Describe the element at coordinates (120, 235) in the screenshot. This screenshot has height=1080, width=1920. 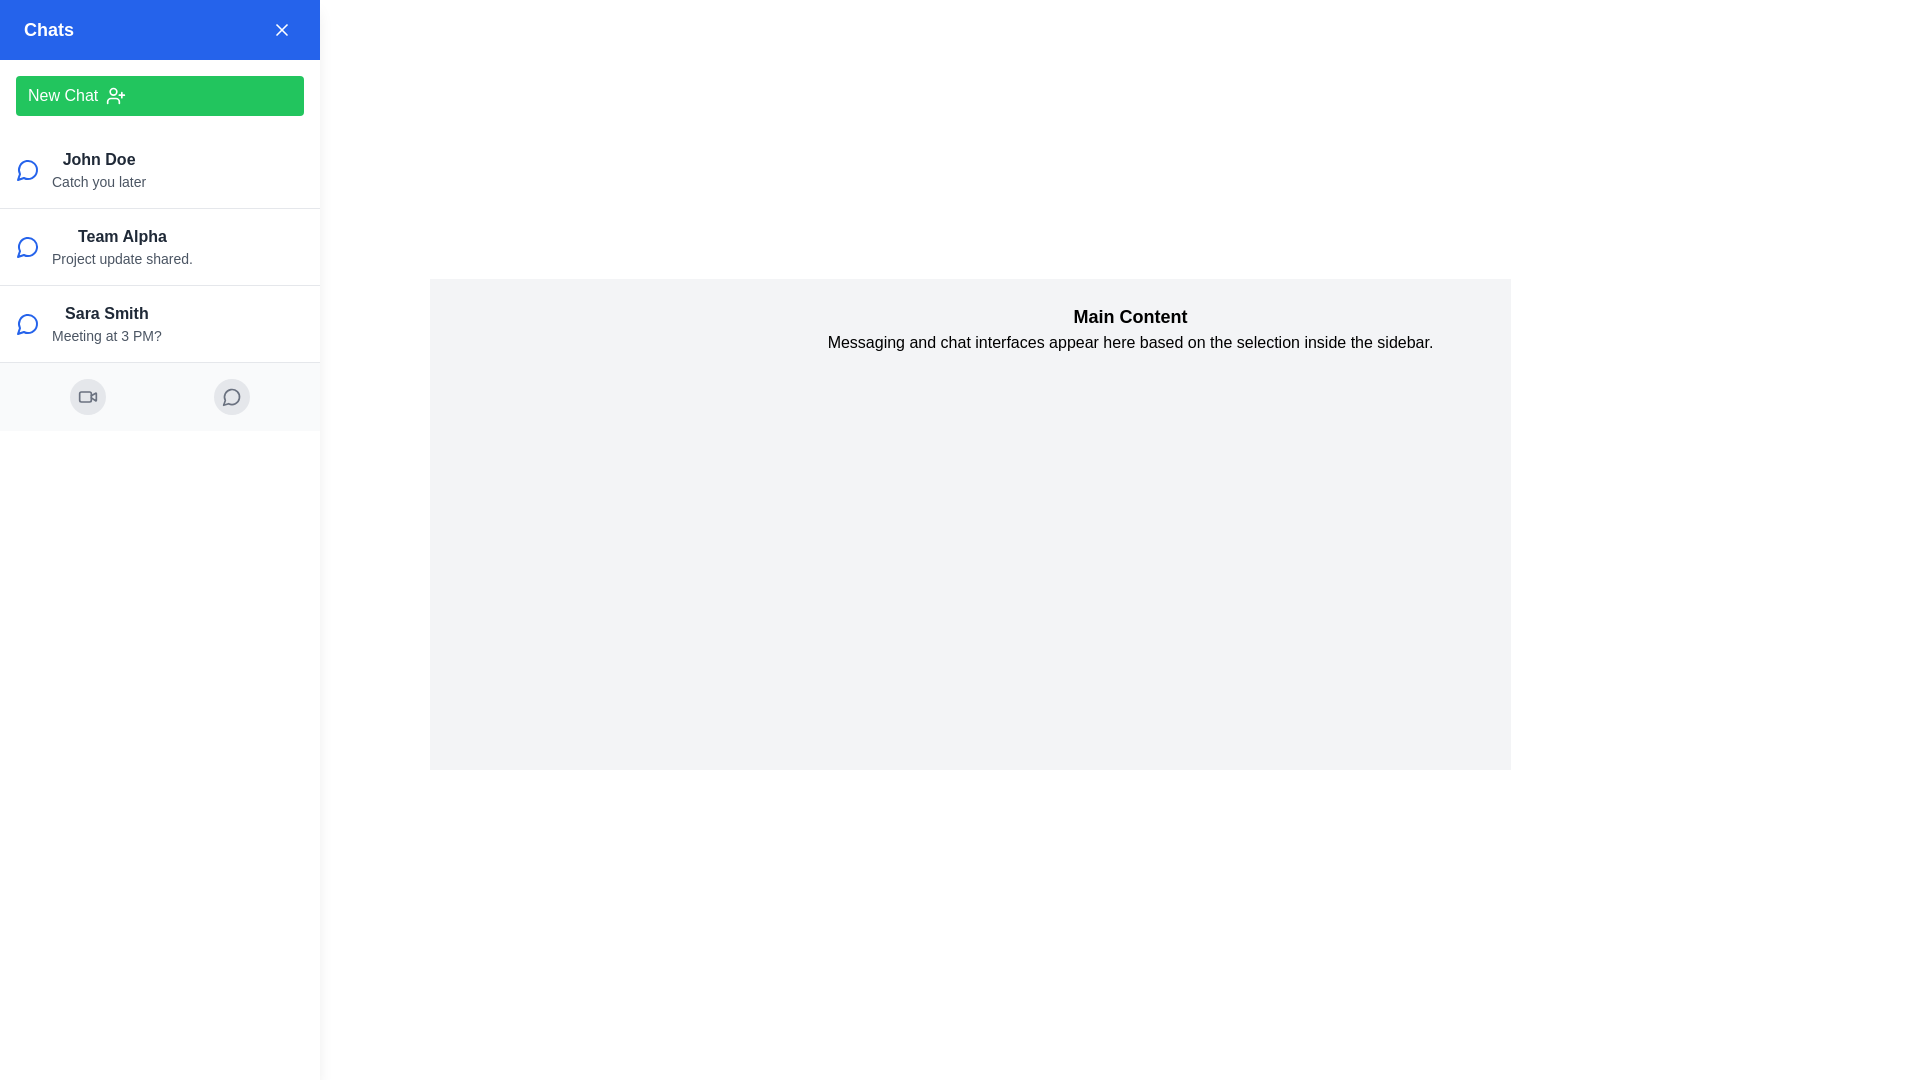
I see `the bold text 'Team Alpha' in the sidebar` at that location.